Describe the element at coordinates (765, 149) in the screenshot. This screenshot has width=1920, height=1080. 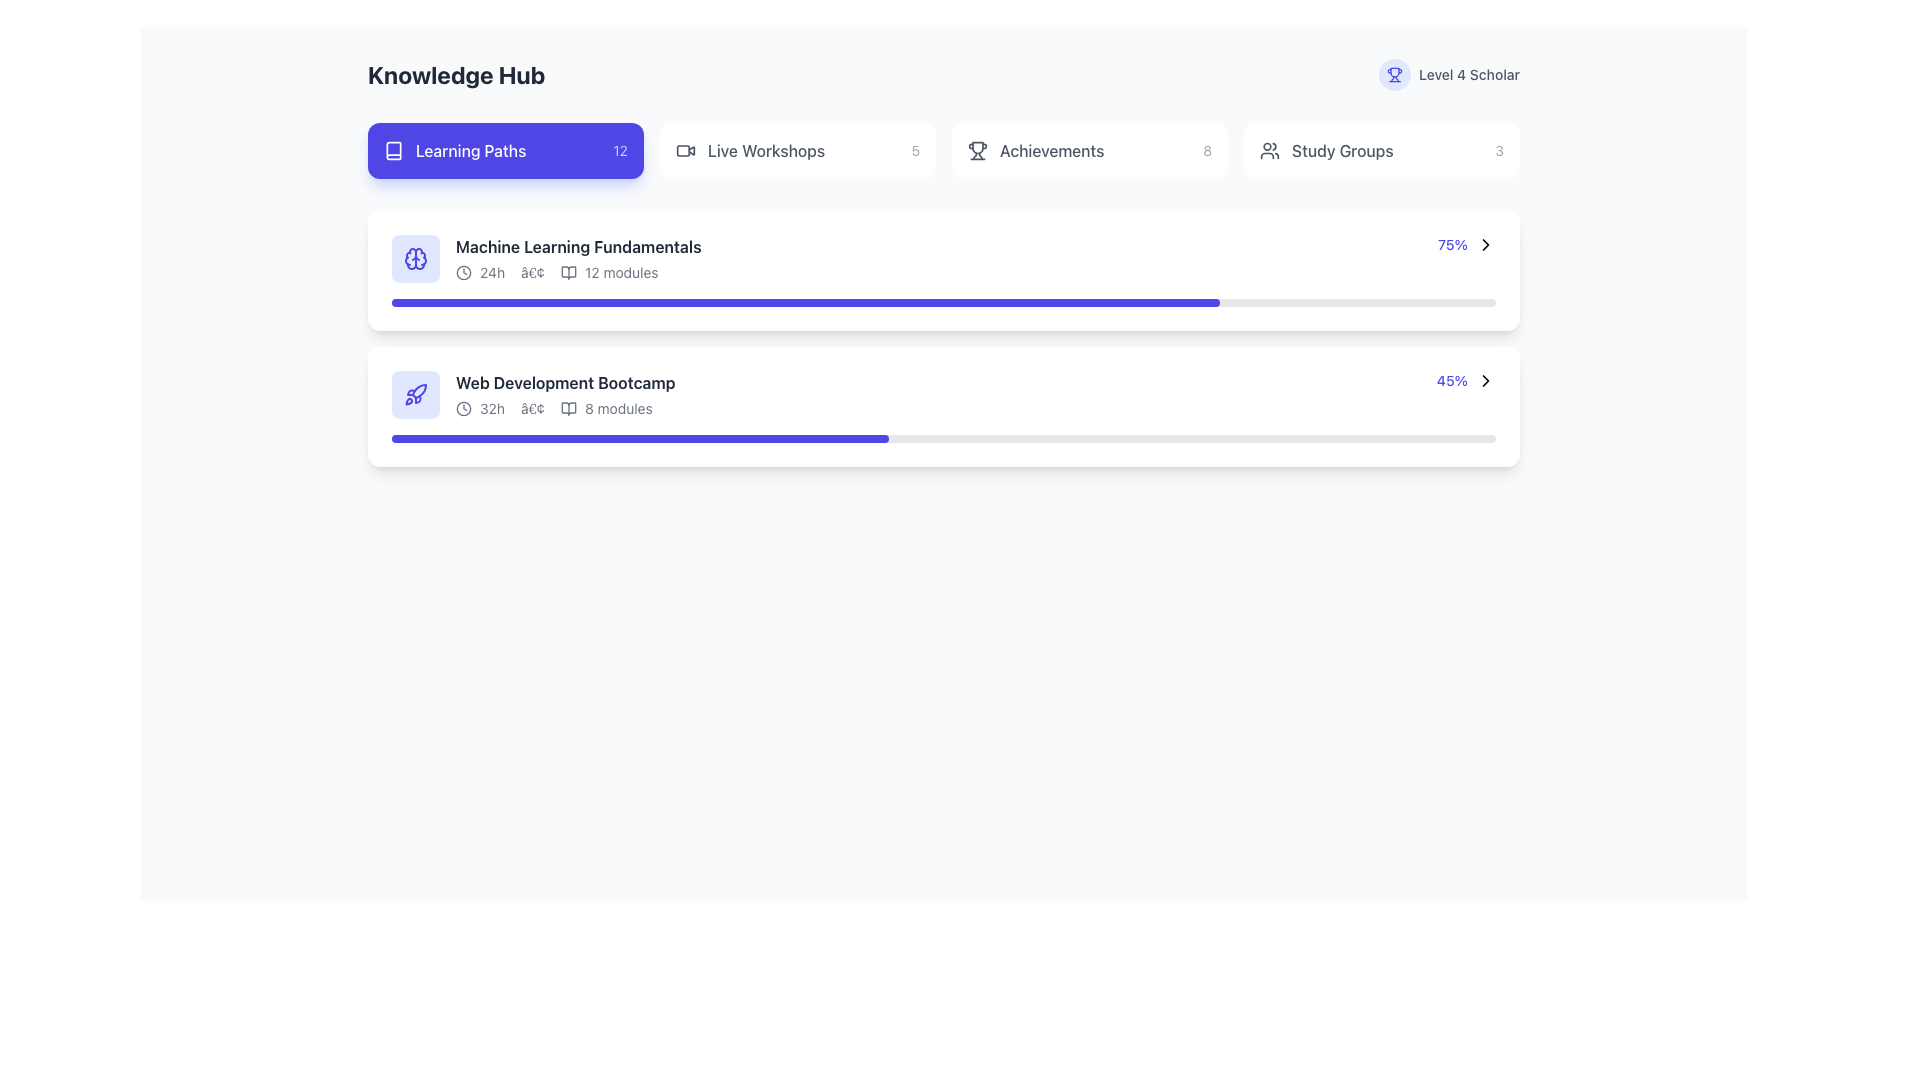
I see `the text label displaying 'Live Workshops', which is centrally located in a button-like group in the second position below the 'Knowledge Hub' heading` at that location.